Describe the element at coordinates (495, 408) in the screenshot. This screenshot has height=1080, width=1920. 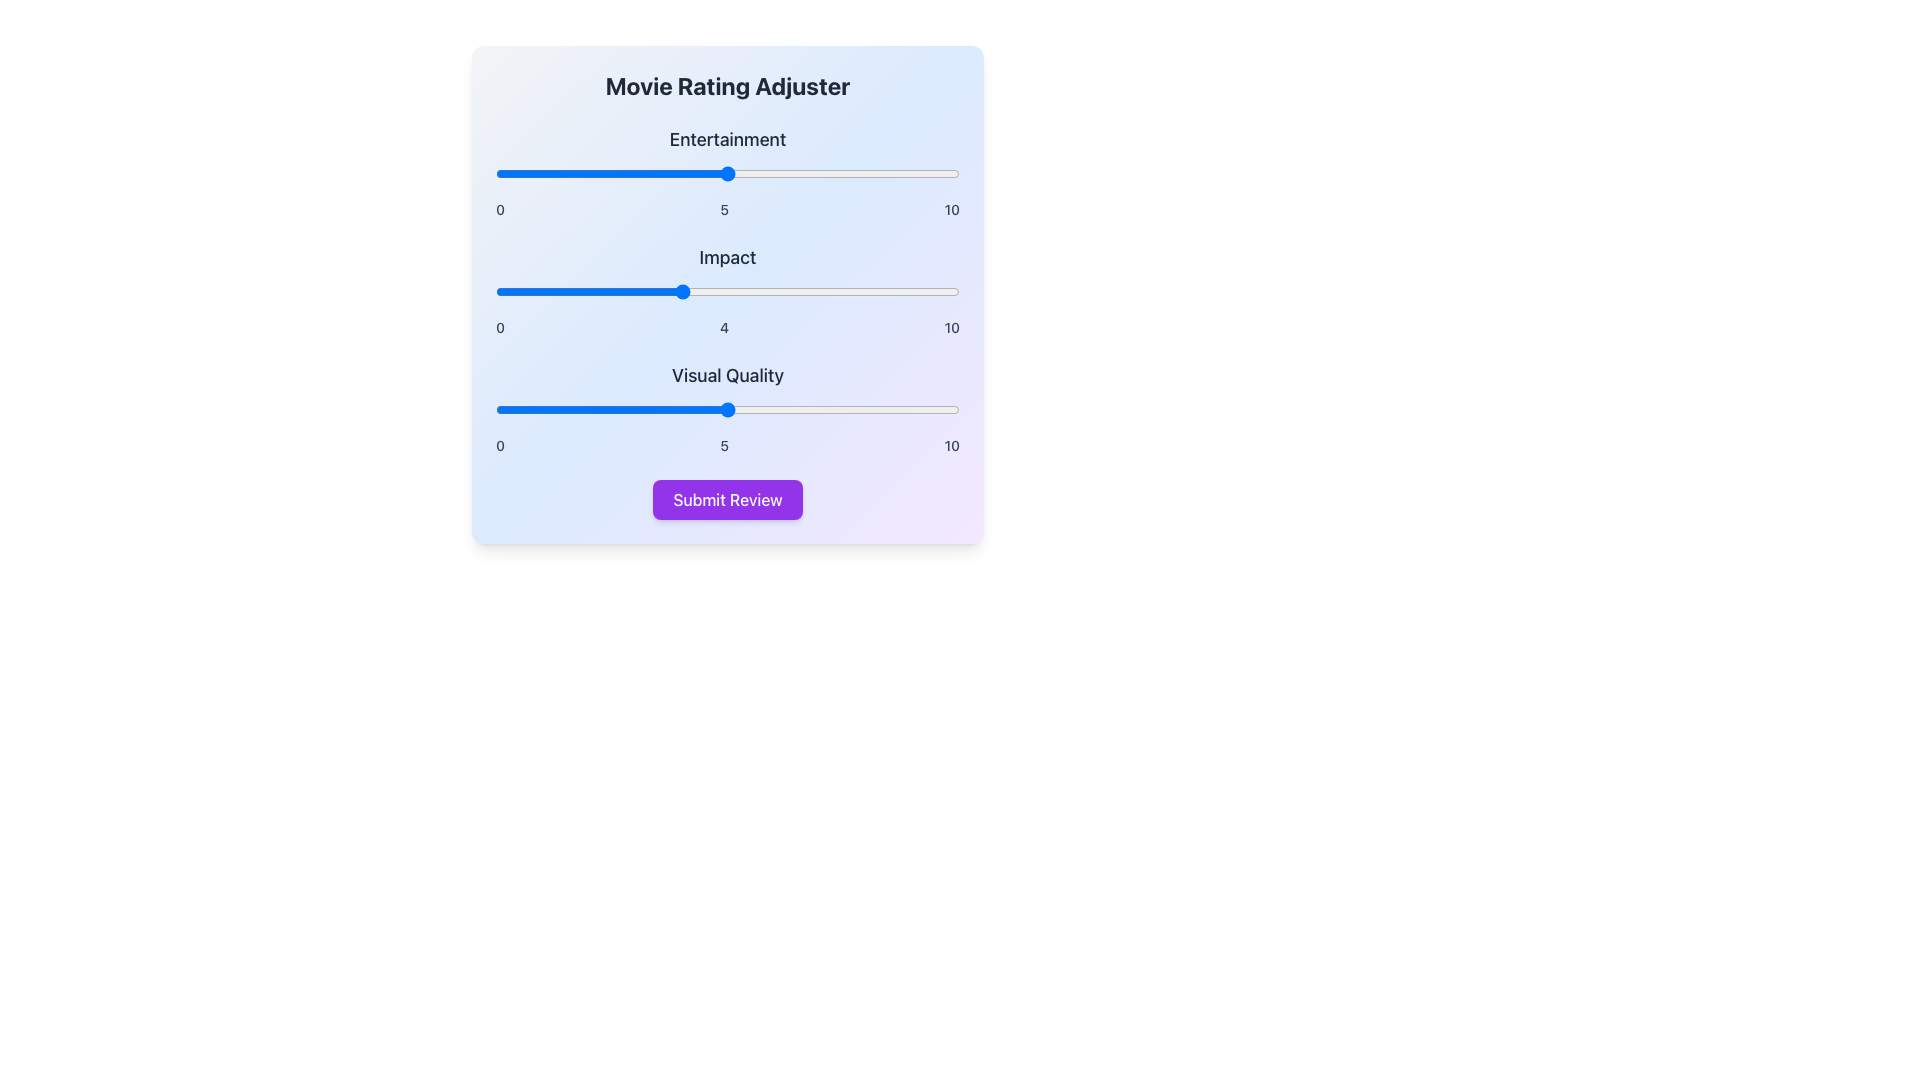
I see `Visual Quality` at that location.